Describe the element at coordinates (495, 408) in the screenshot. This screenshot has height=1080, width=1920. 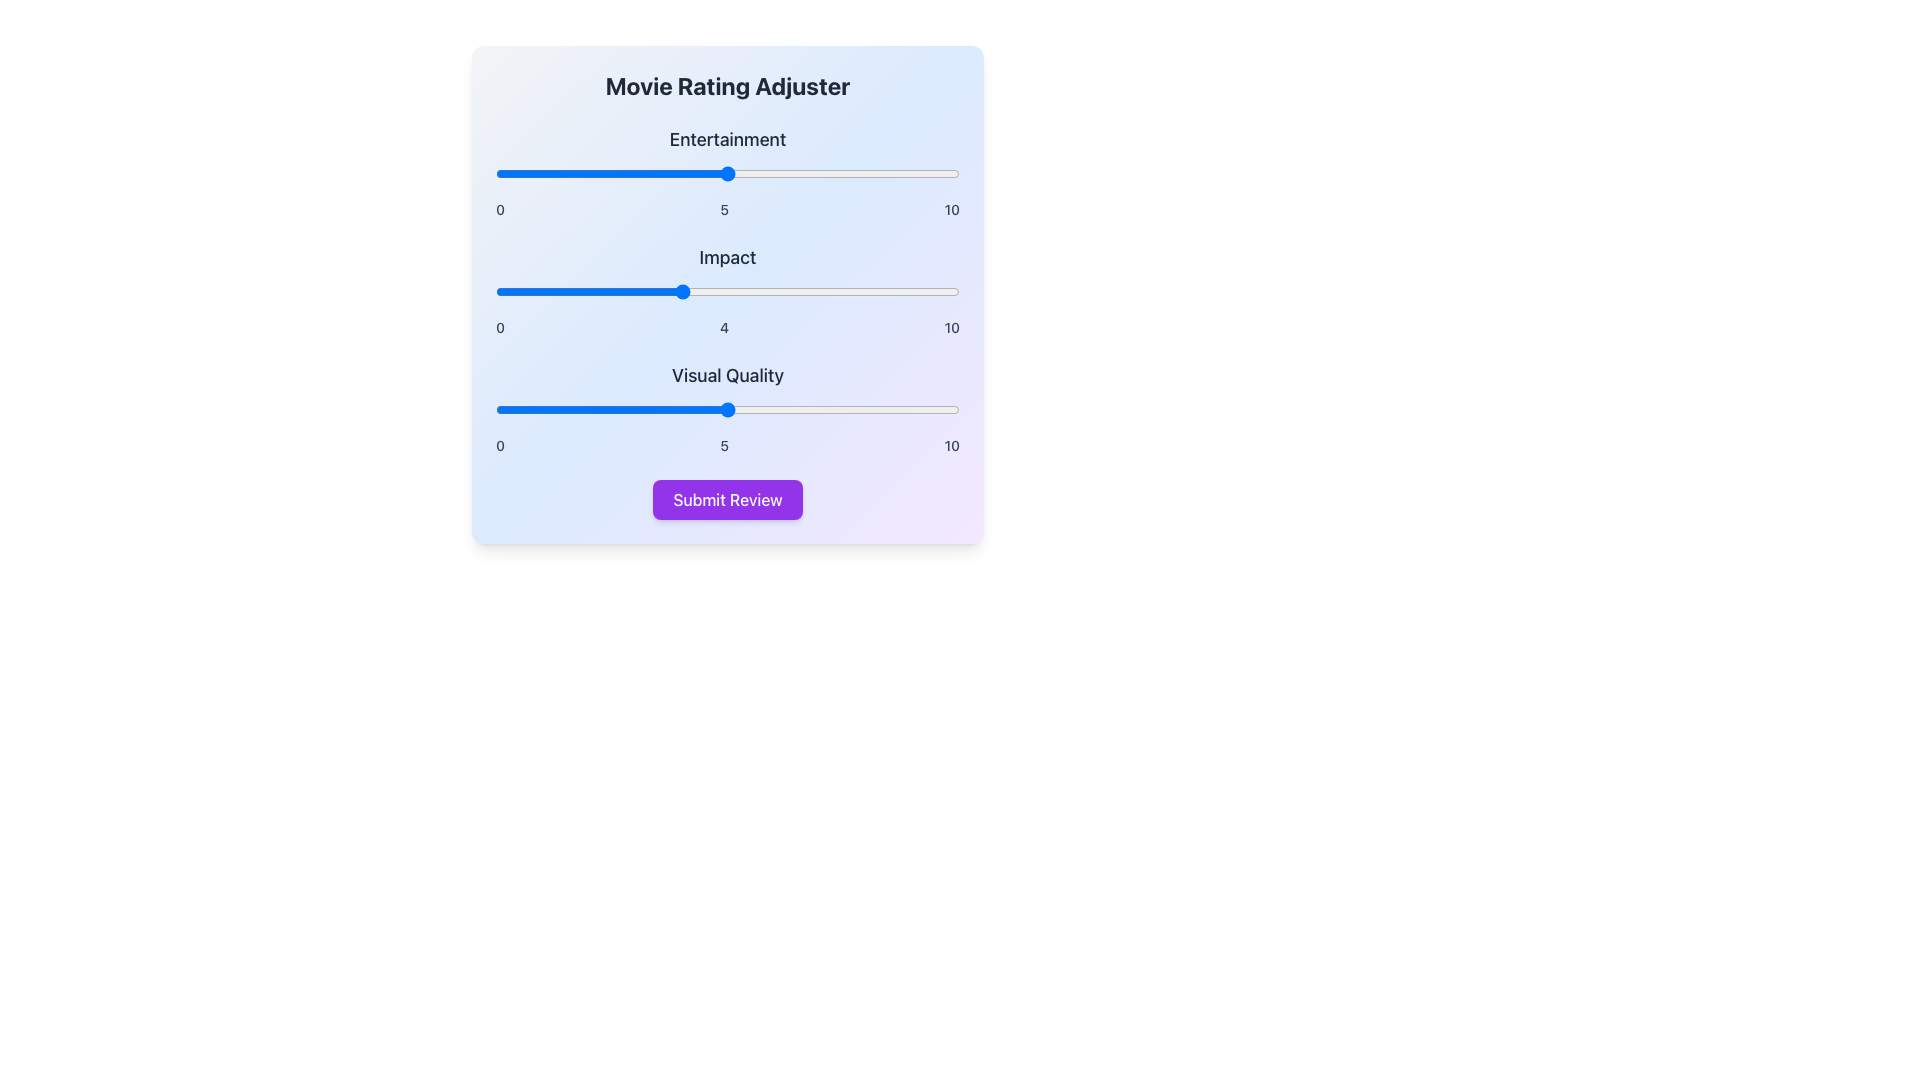
I see `Visual Quality` at that location.